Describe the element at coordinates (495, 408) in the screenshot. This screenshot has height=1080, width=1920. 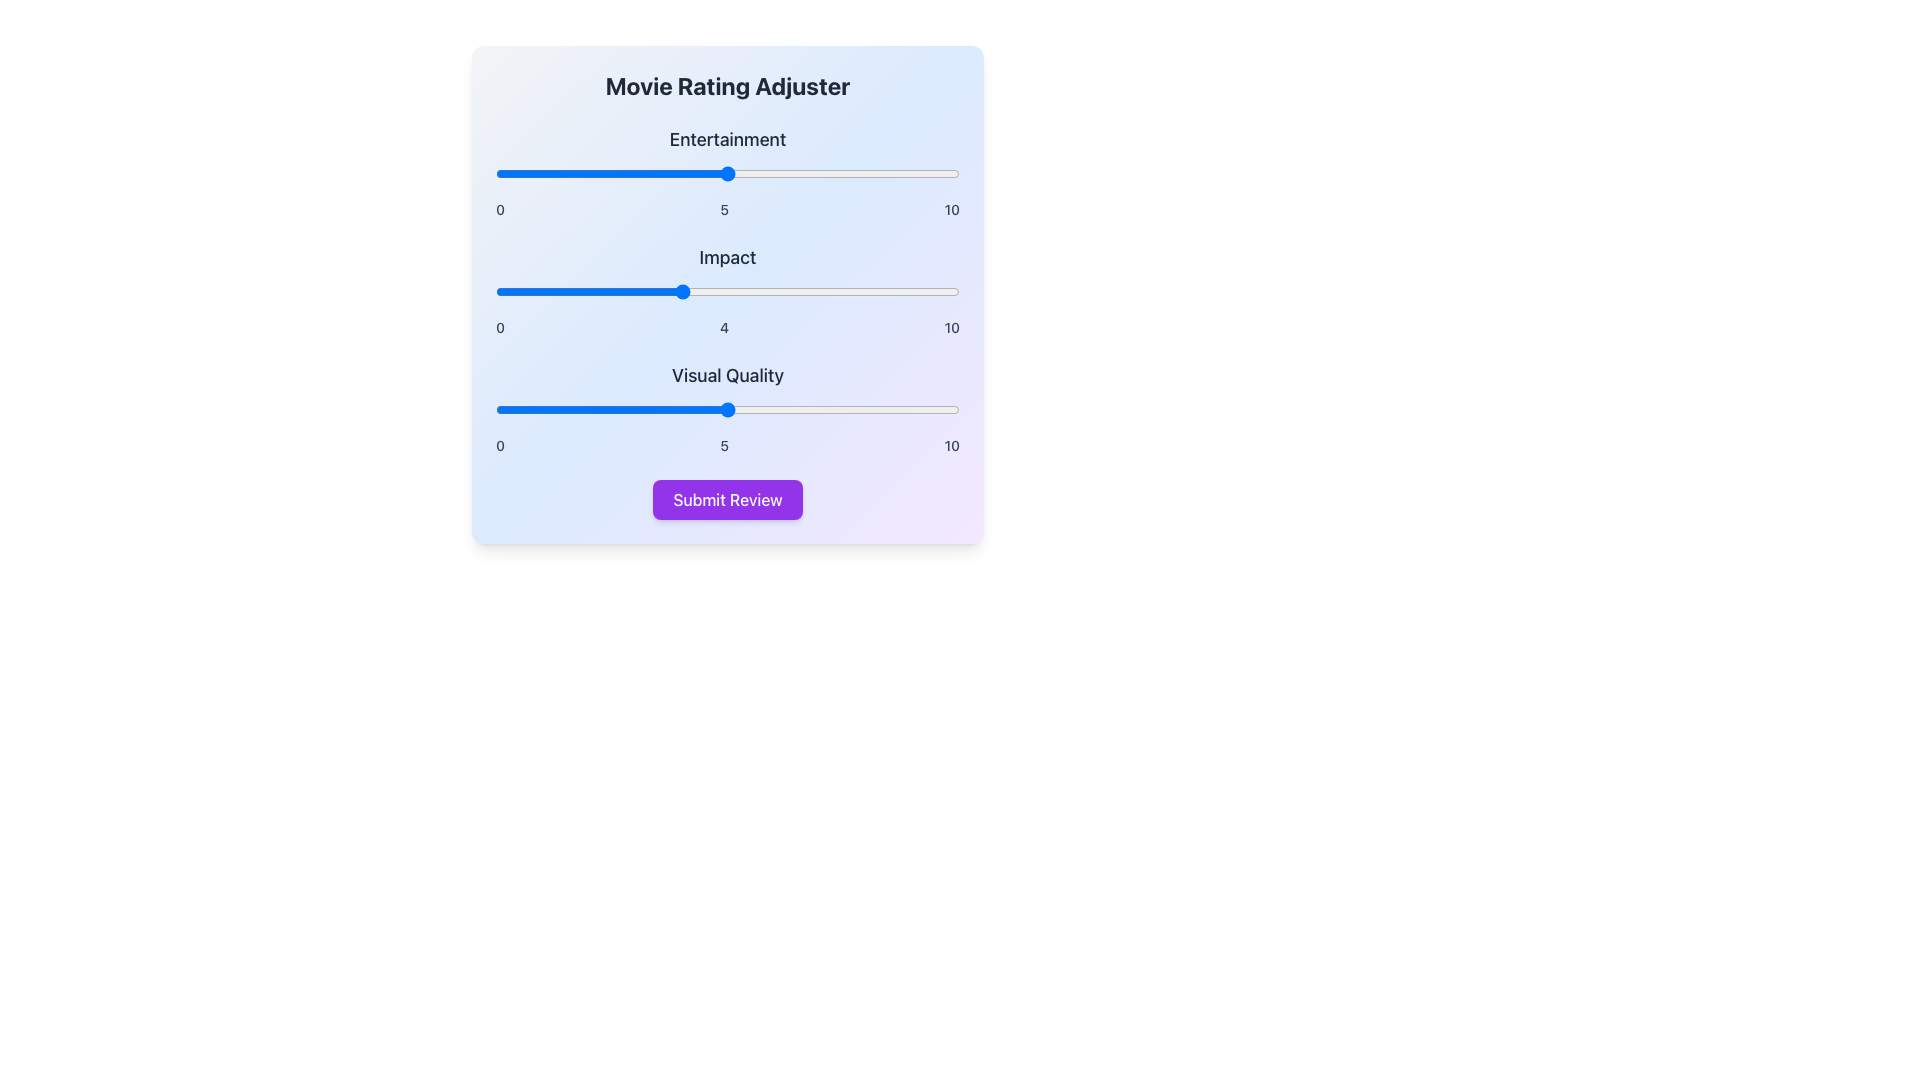
I see `Visual Quality` at that location.